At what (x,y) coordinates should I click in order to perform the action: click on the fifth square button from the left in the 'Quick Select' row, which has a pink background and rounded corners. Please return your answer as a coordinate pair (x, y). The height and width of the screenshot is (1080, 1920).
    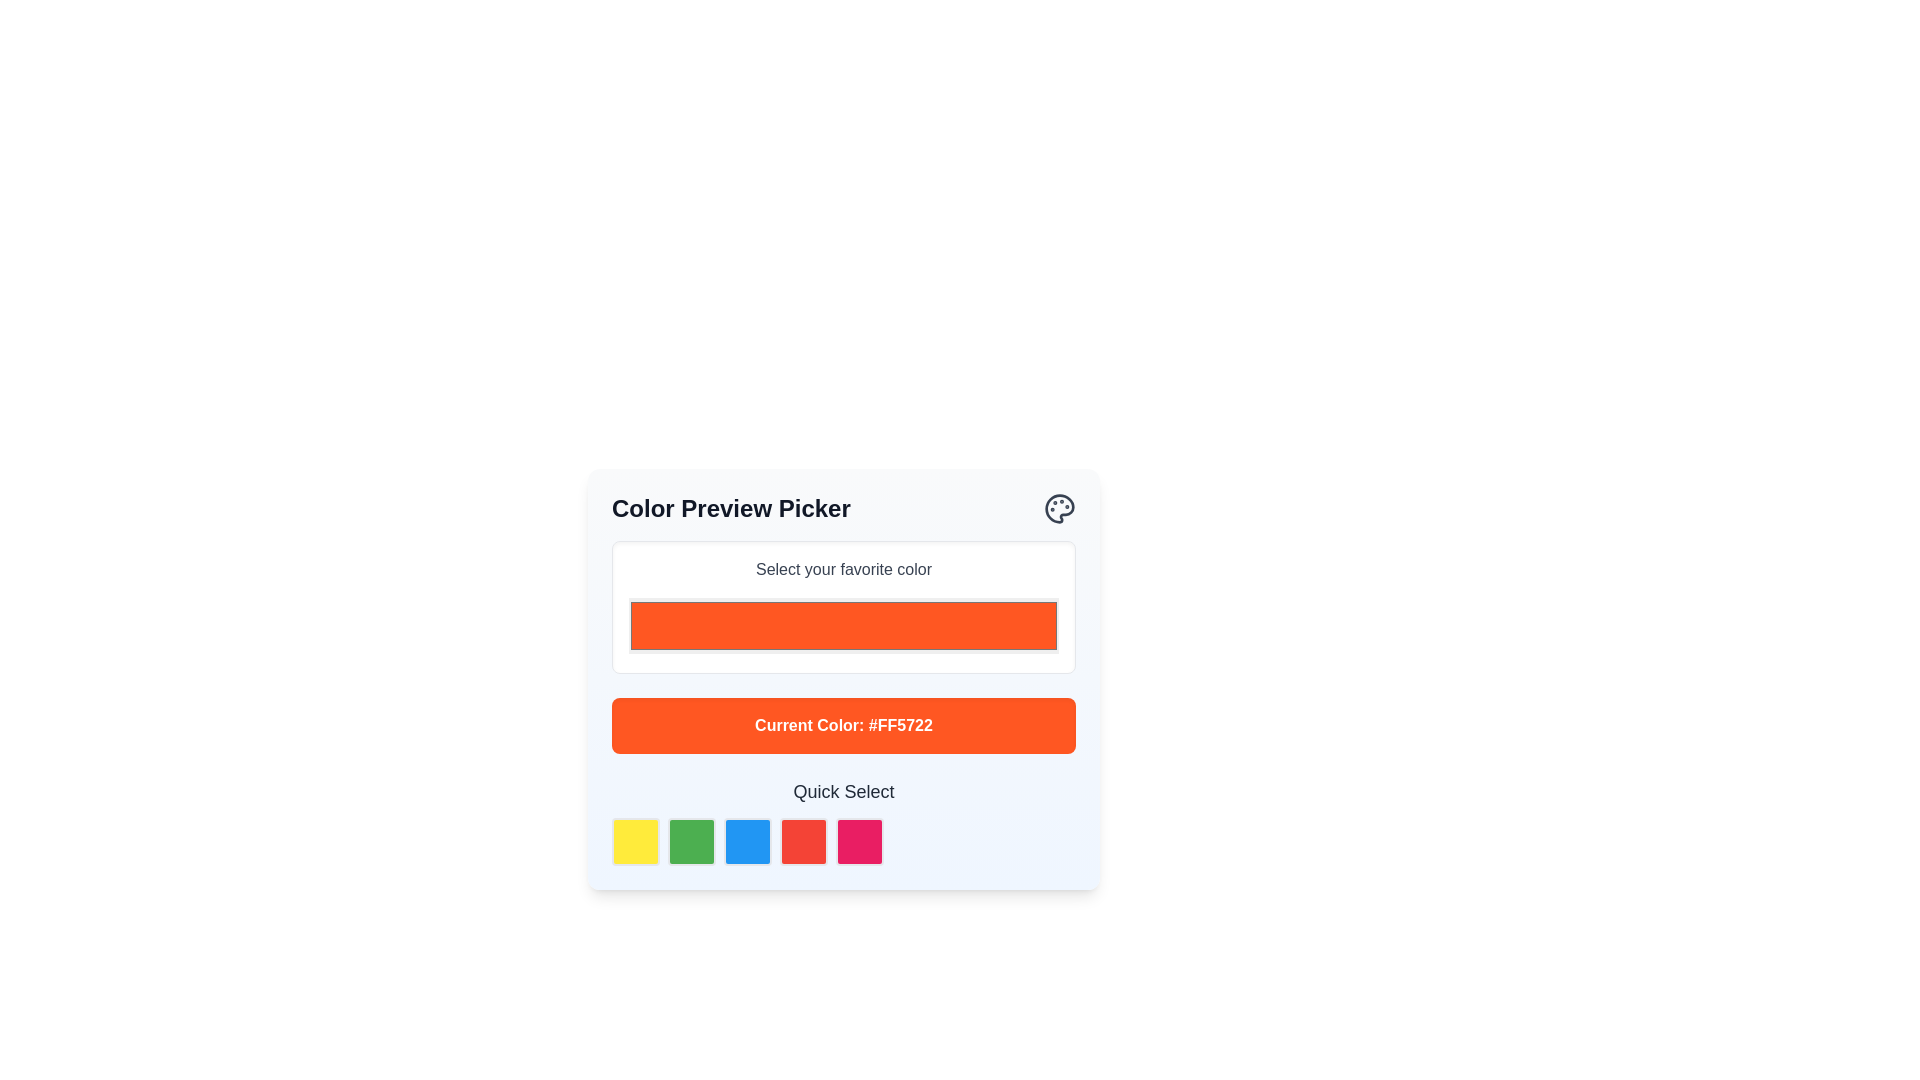
    Looking at the image, I should click on (859, 841).